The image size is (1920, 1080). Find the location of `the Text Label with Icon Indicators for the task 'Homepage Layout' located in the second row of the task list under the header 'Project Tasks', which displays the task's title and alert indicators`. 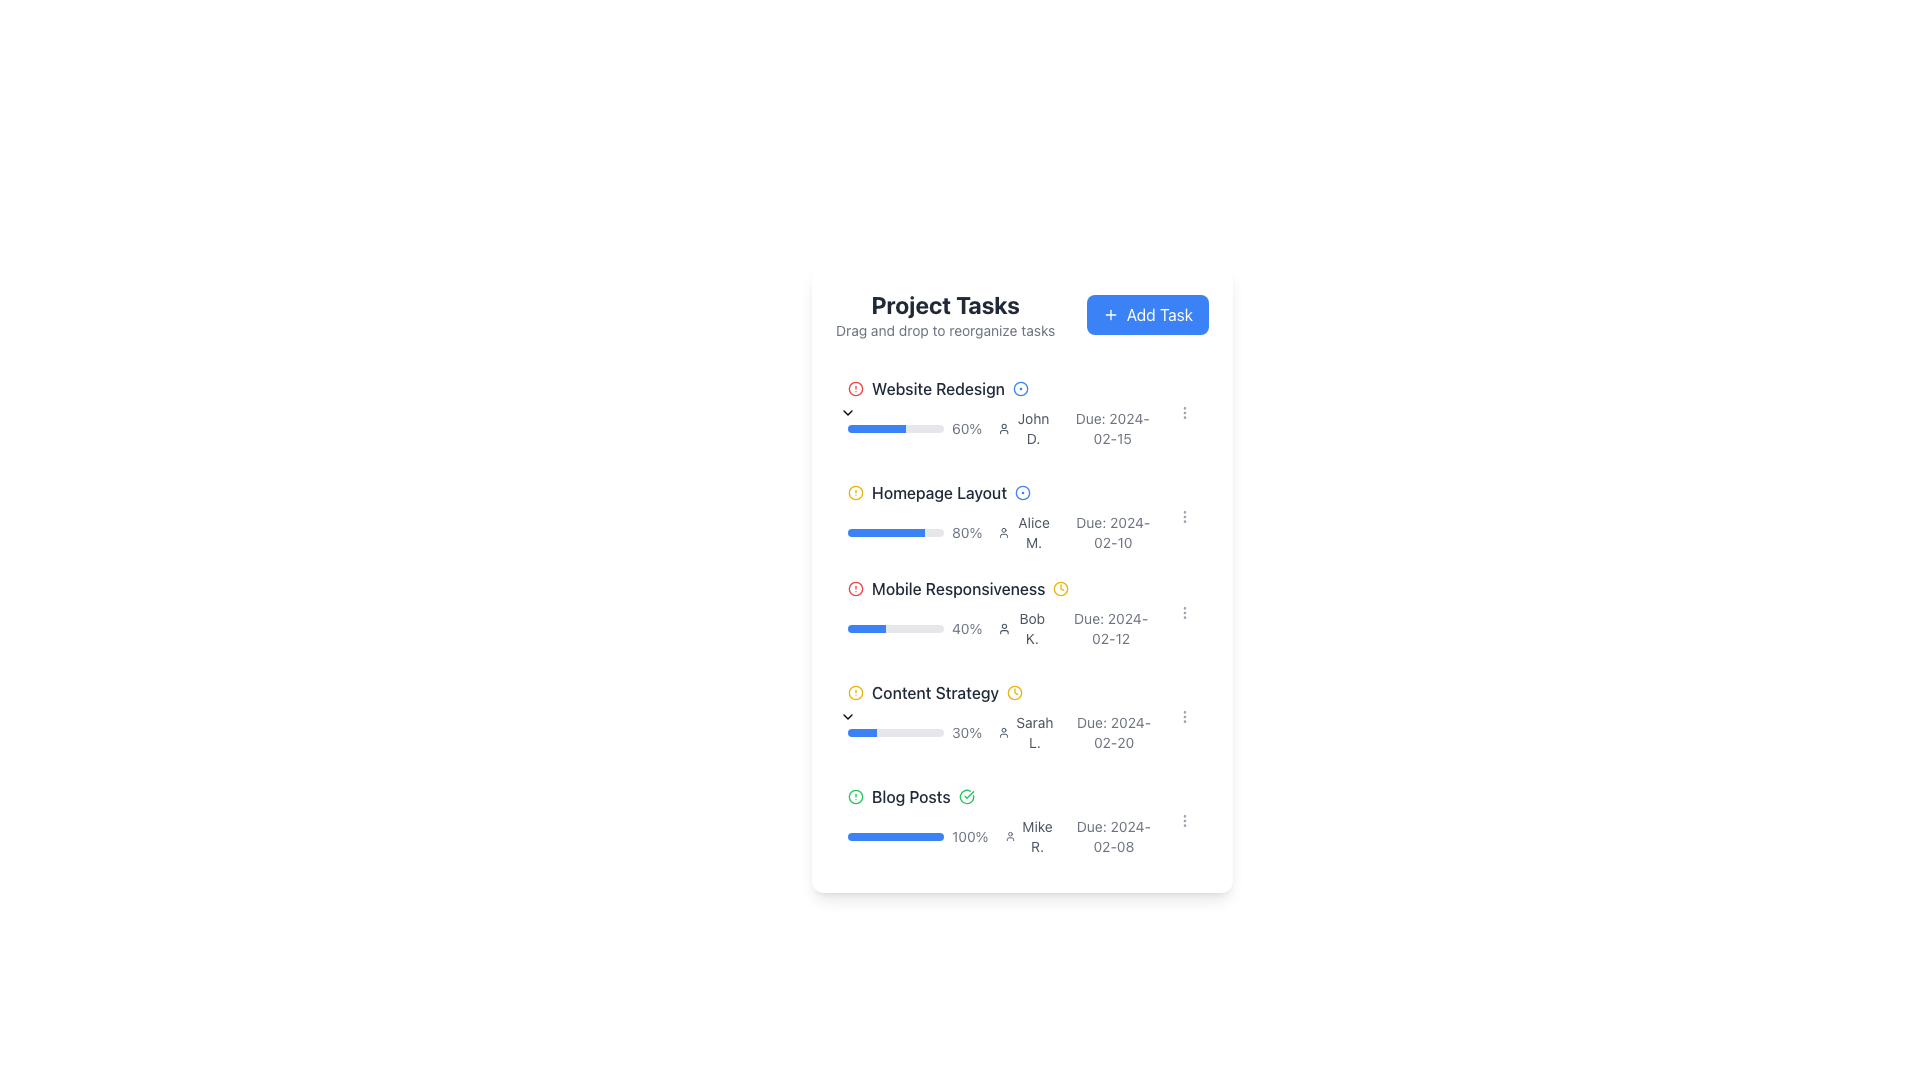

the Text Label with Icon Indicators for the task 'Homepage Layout' located in the second row of the task list under the header 'Project Tasks', which displays the task's title and alert indicators is located at coordinates (1002, 493).